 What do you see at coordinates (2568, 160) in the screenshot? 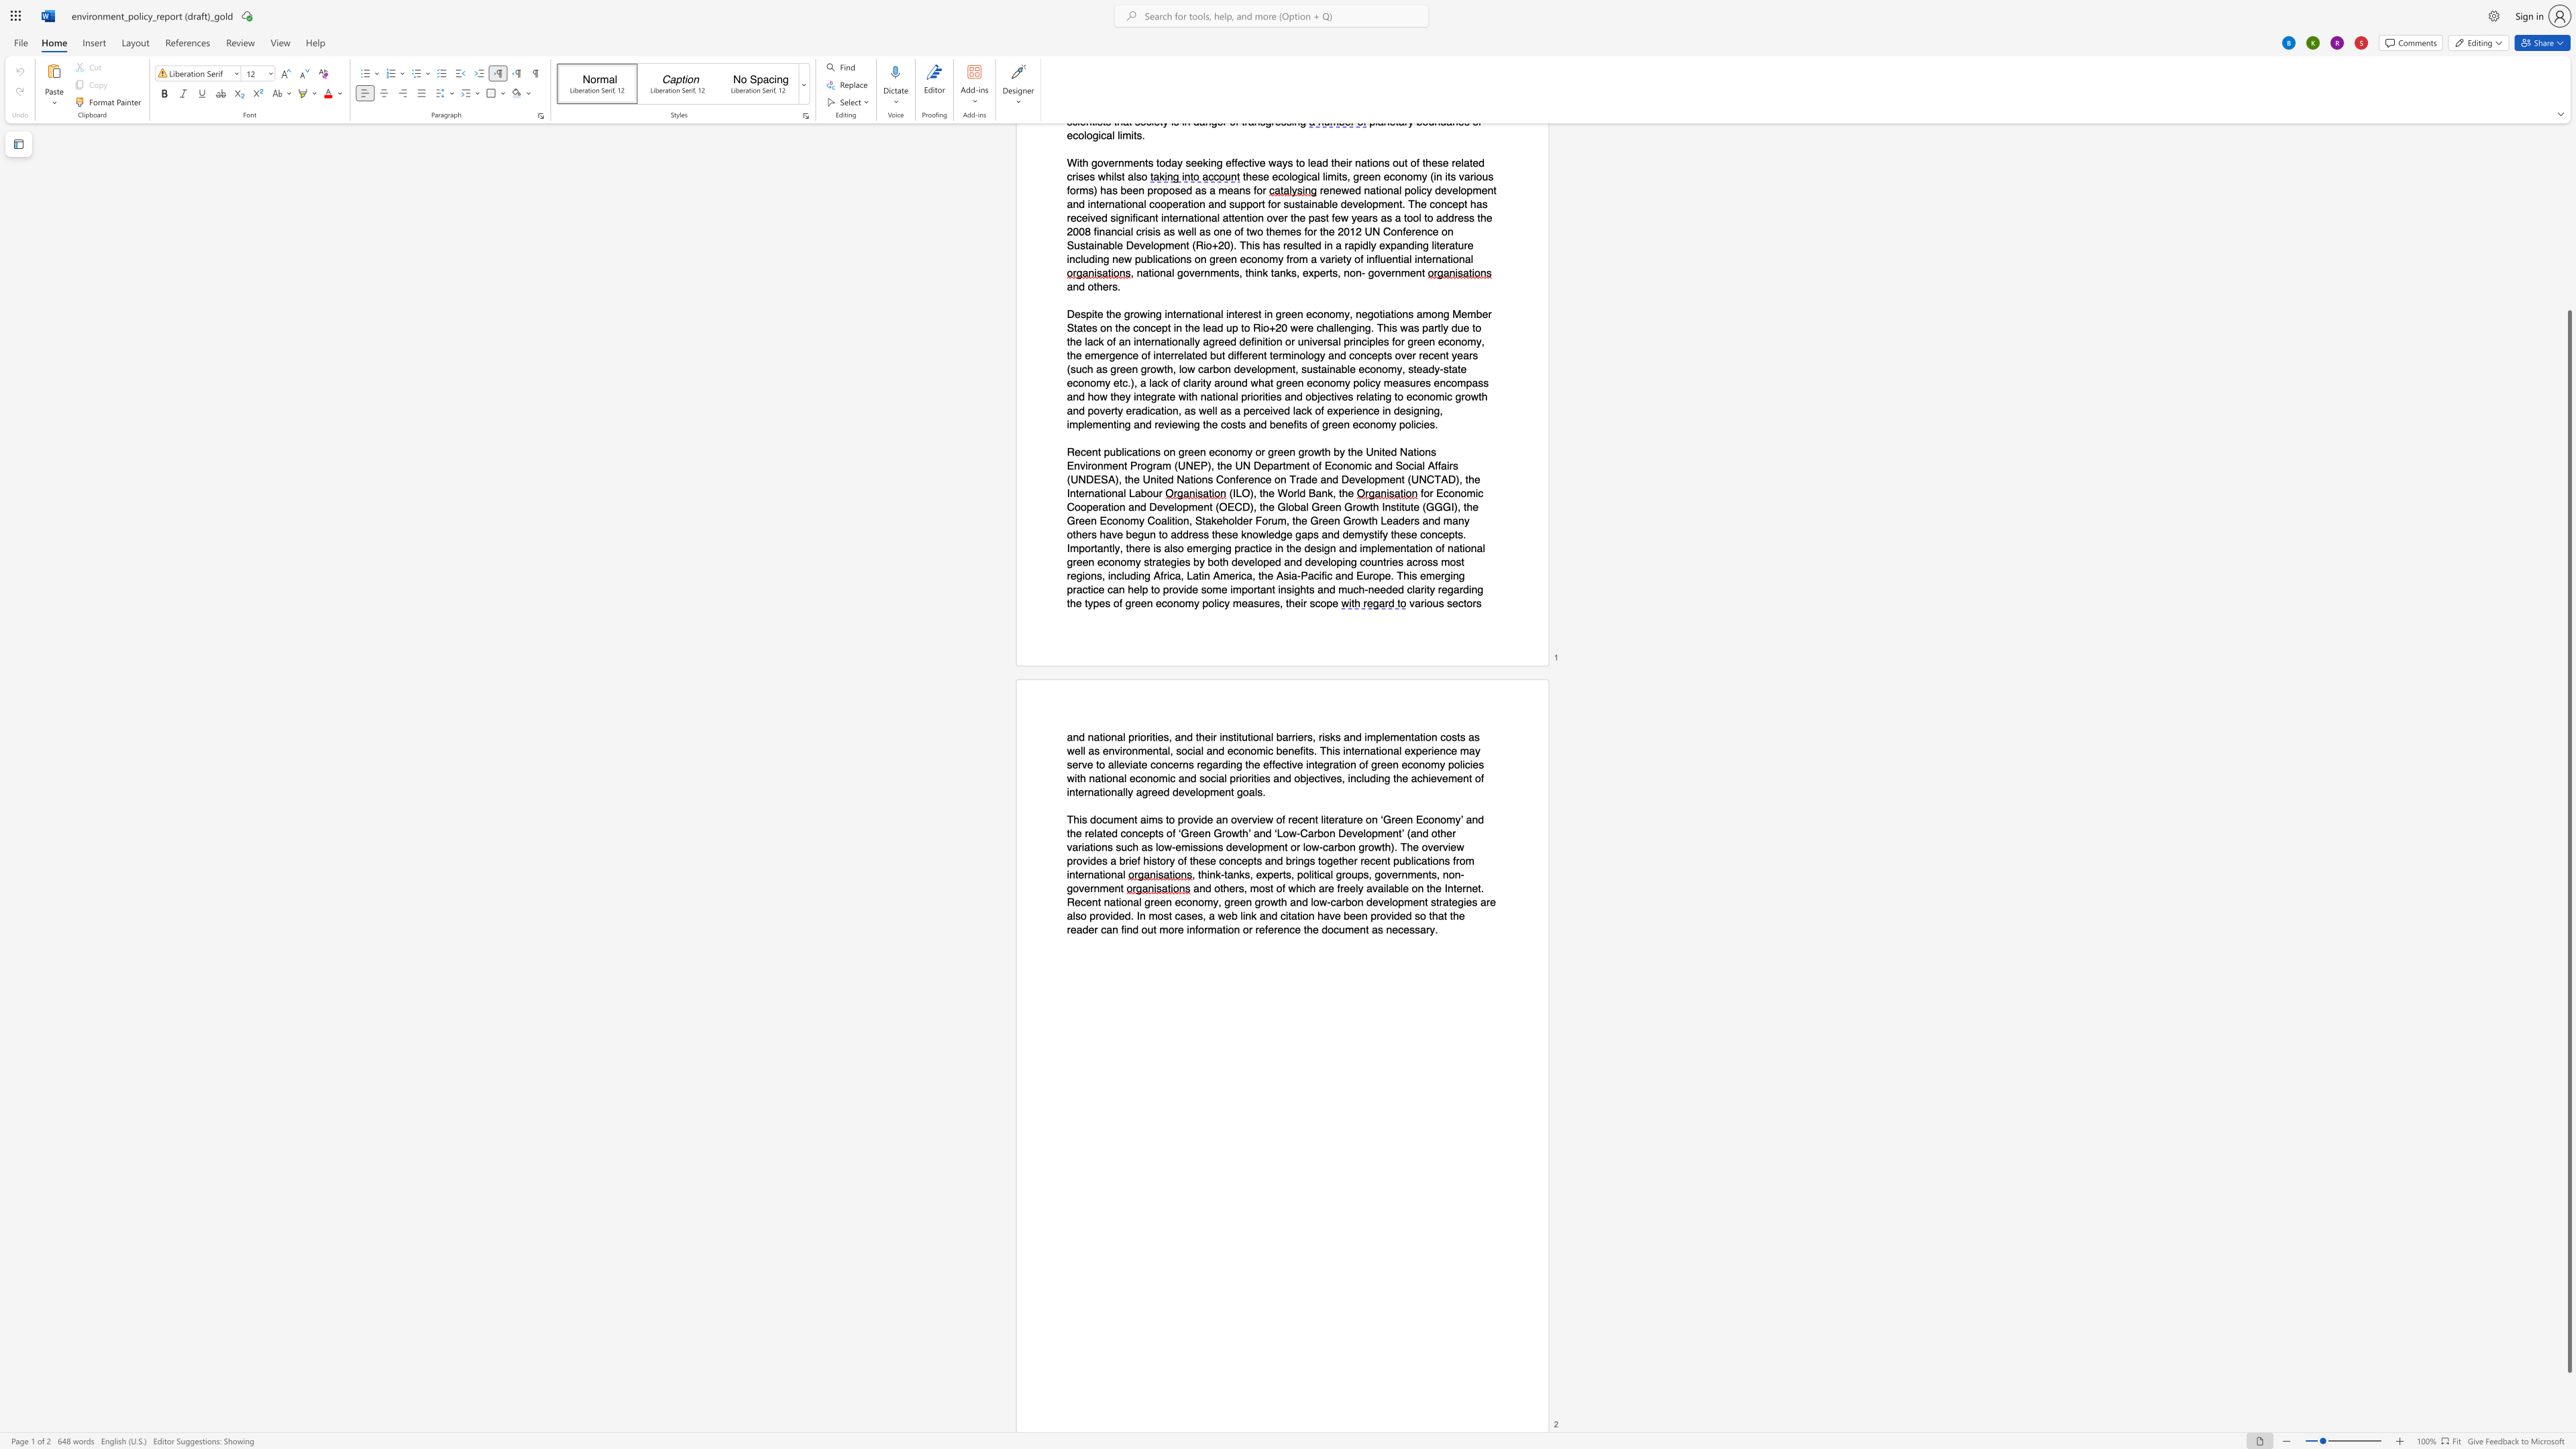
I see `the scrollbar on the side` at bounding box center [2568, 160].